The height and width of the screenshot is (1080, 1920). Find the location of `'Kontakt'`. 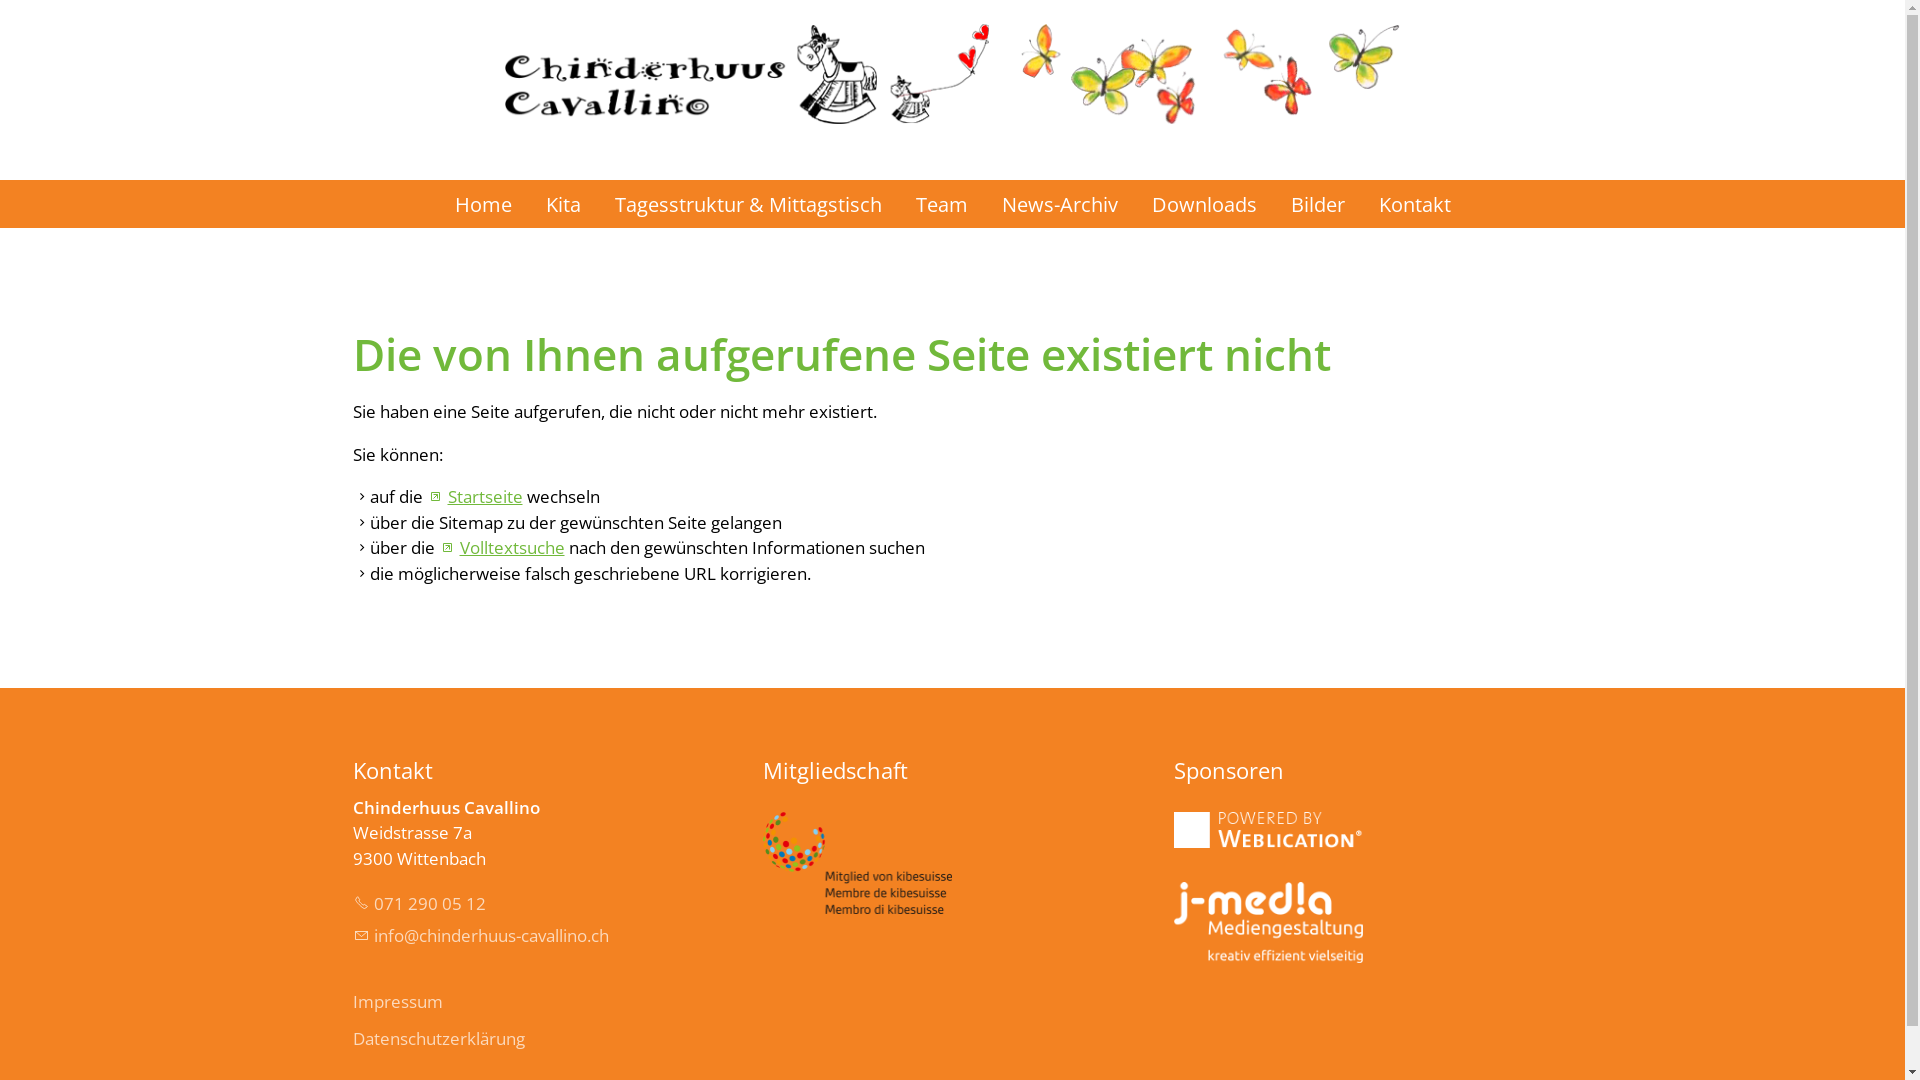

'Kontakt' is located at coordinates (1414, 204).